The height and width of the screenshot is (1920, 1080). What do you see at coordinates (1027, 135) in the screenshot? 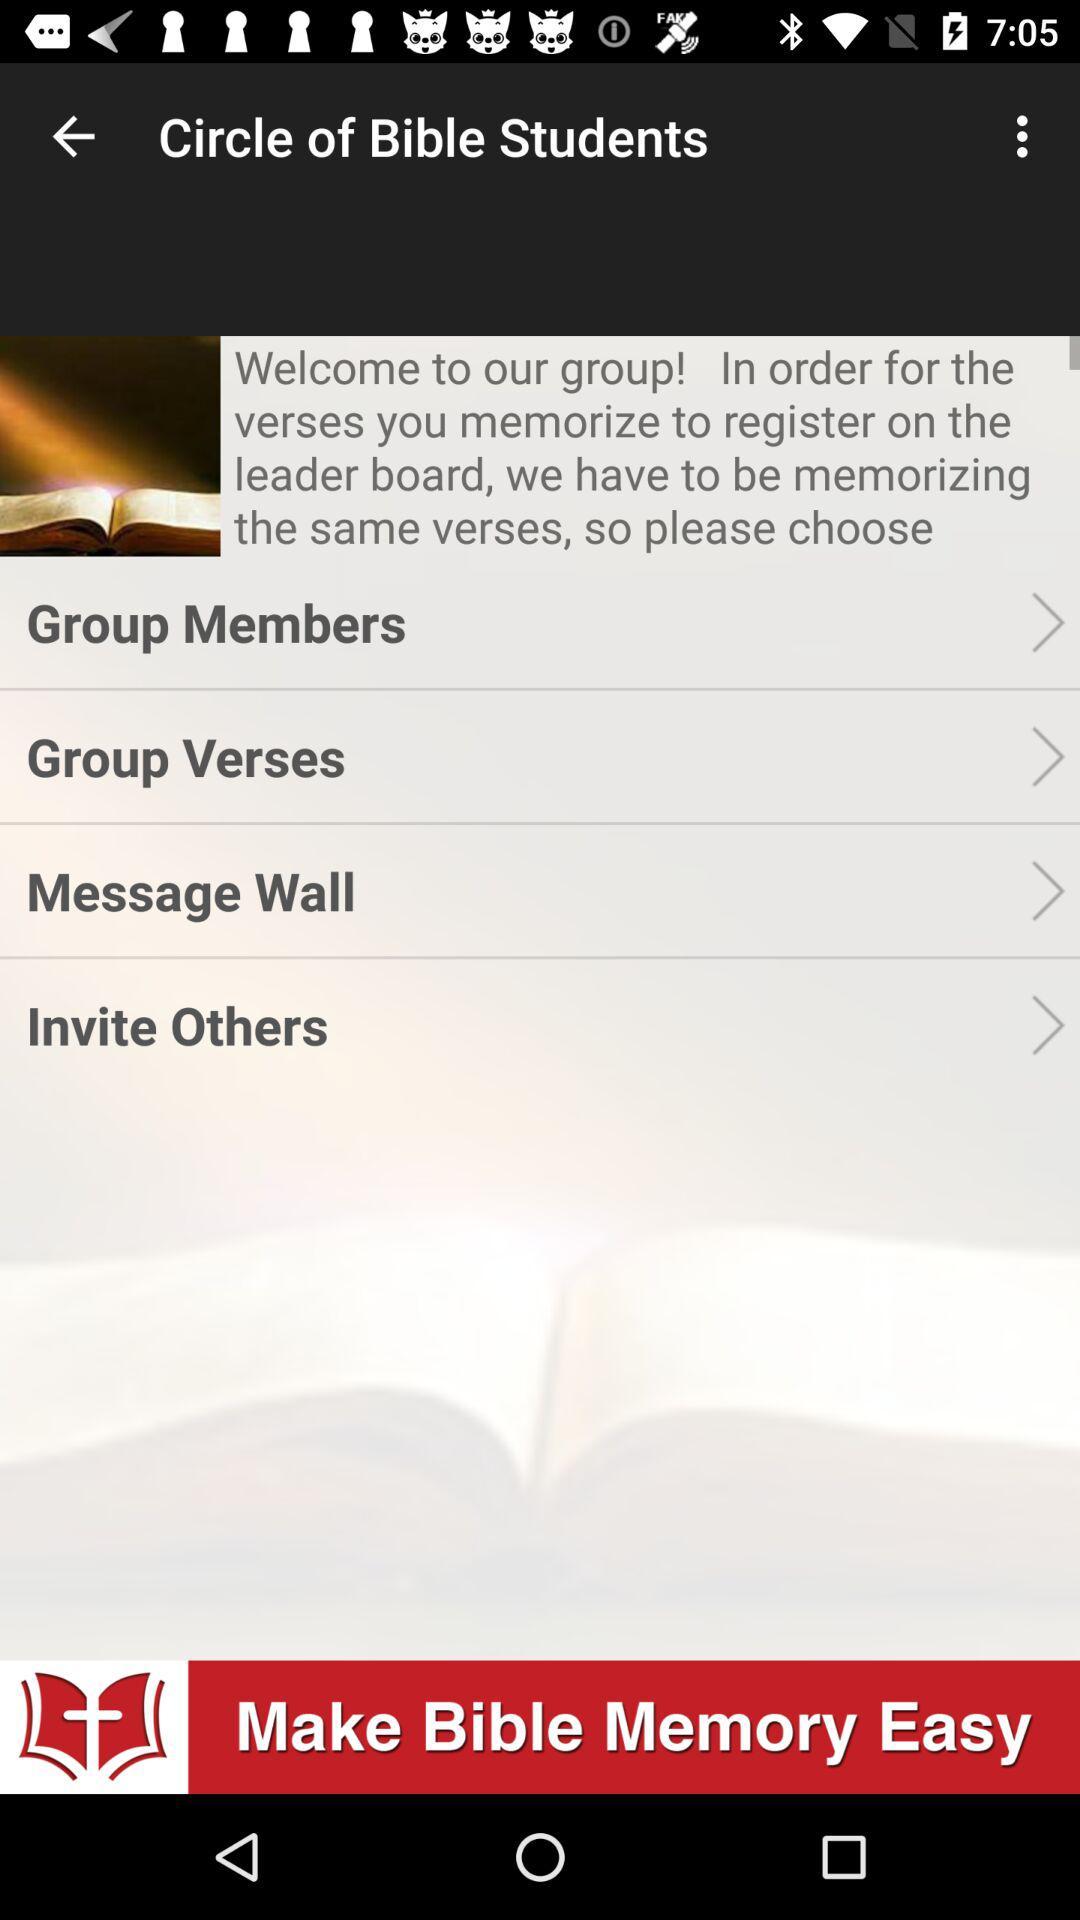
I see `app next to the circle of bible item` at bounding box center [1027, 135].